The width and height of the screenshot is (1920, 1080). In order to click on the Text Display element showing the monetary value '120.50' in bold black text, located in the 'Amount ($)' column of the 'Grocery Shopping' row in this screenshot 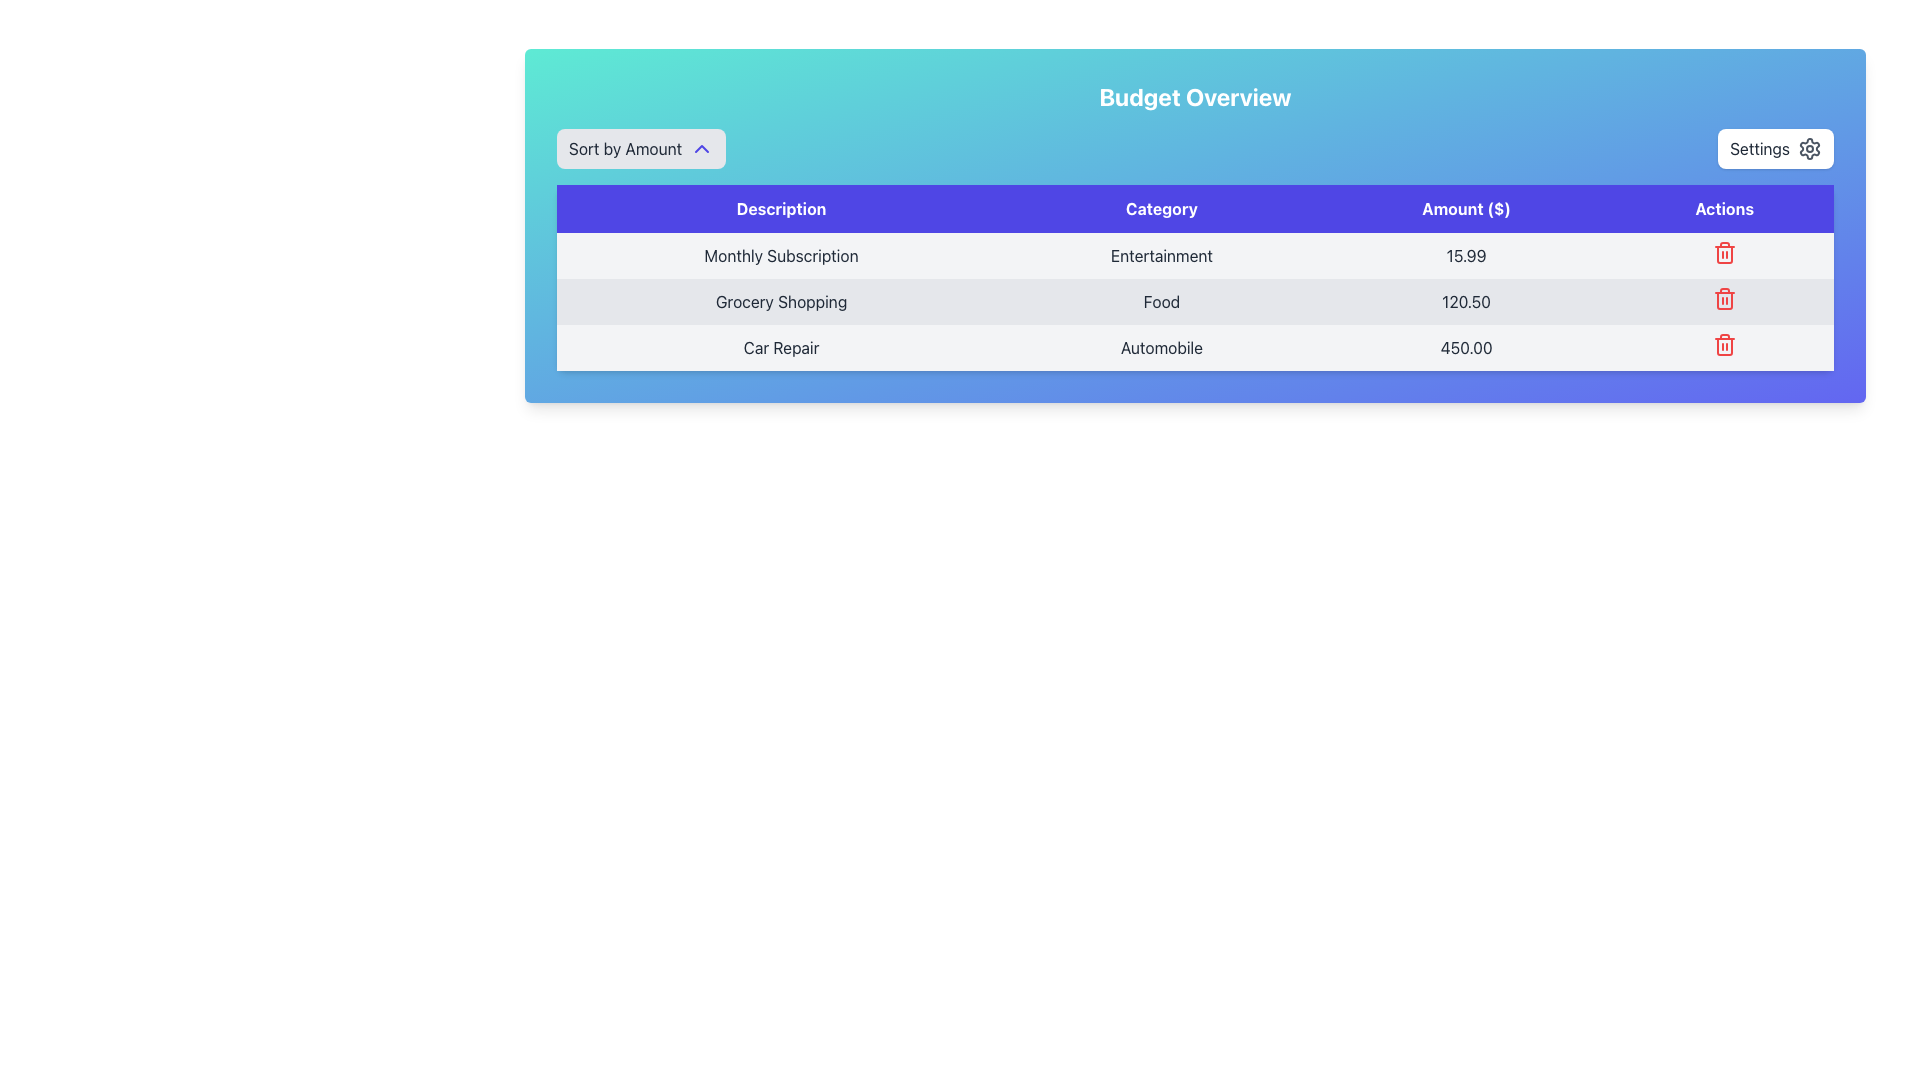, I will do `click(1466, 301)`.